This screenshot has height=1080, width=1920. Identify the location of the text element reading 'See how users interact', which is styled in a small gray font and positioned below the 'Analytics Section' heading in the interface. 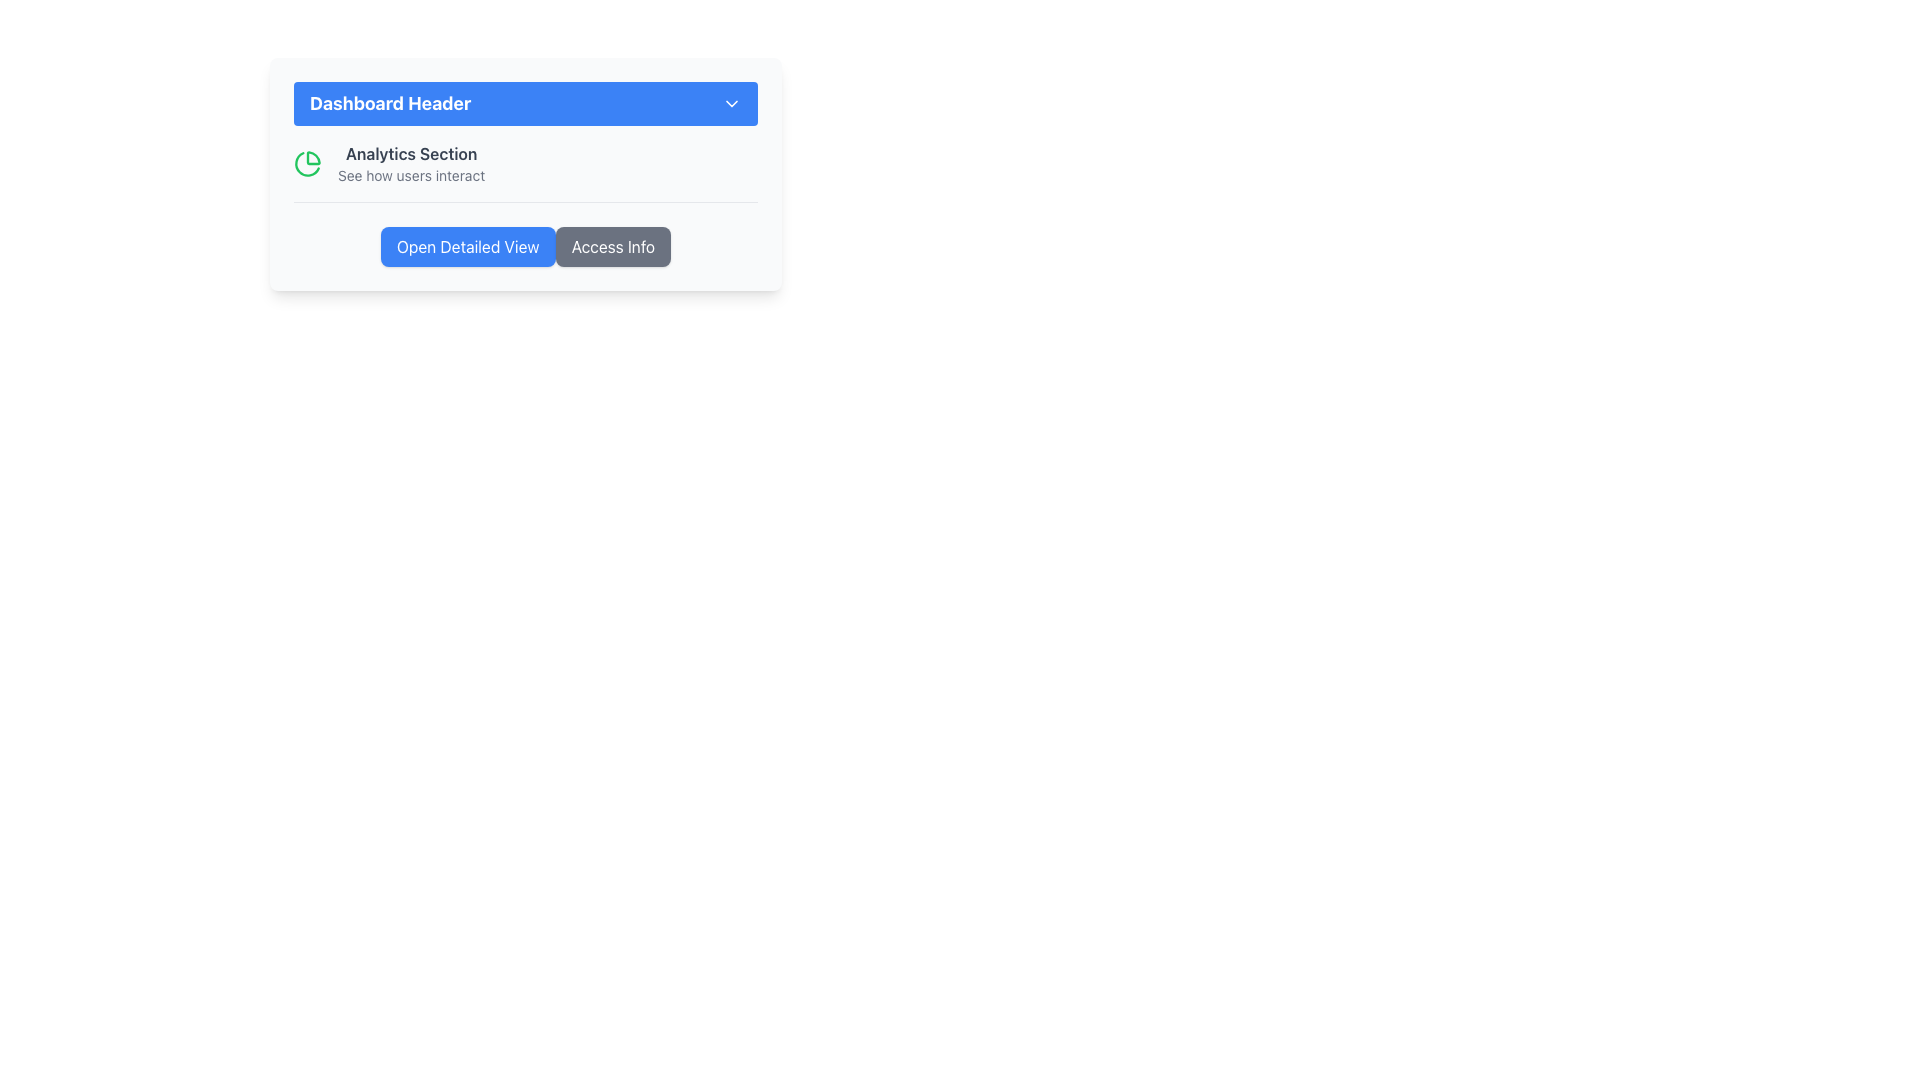
(410, 175).